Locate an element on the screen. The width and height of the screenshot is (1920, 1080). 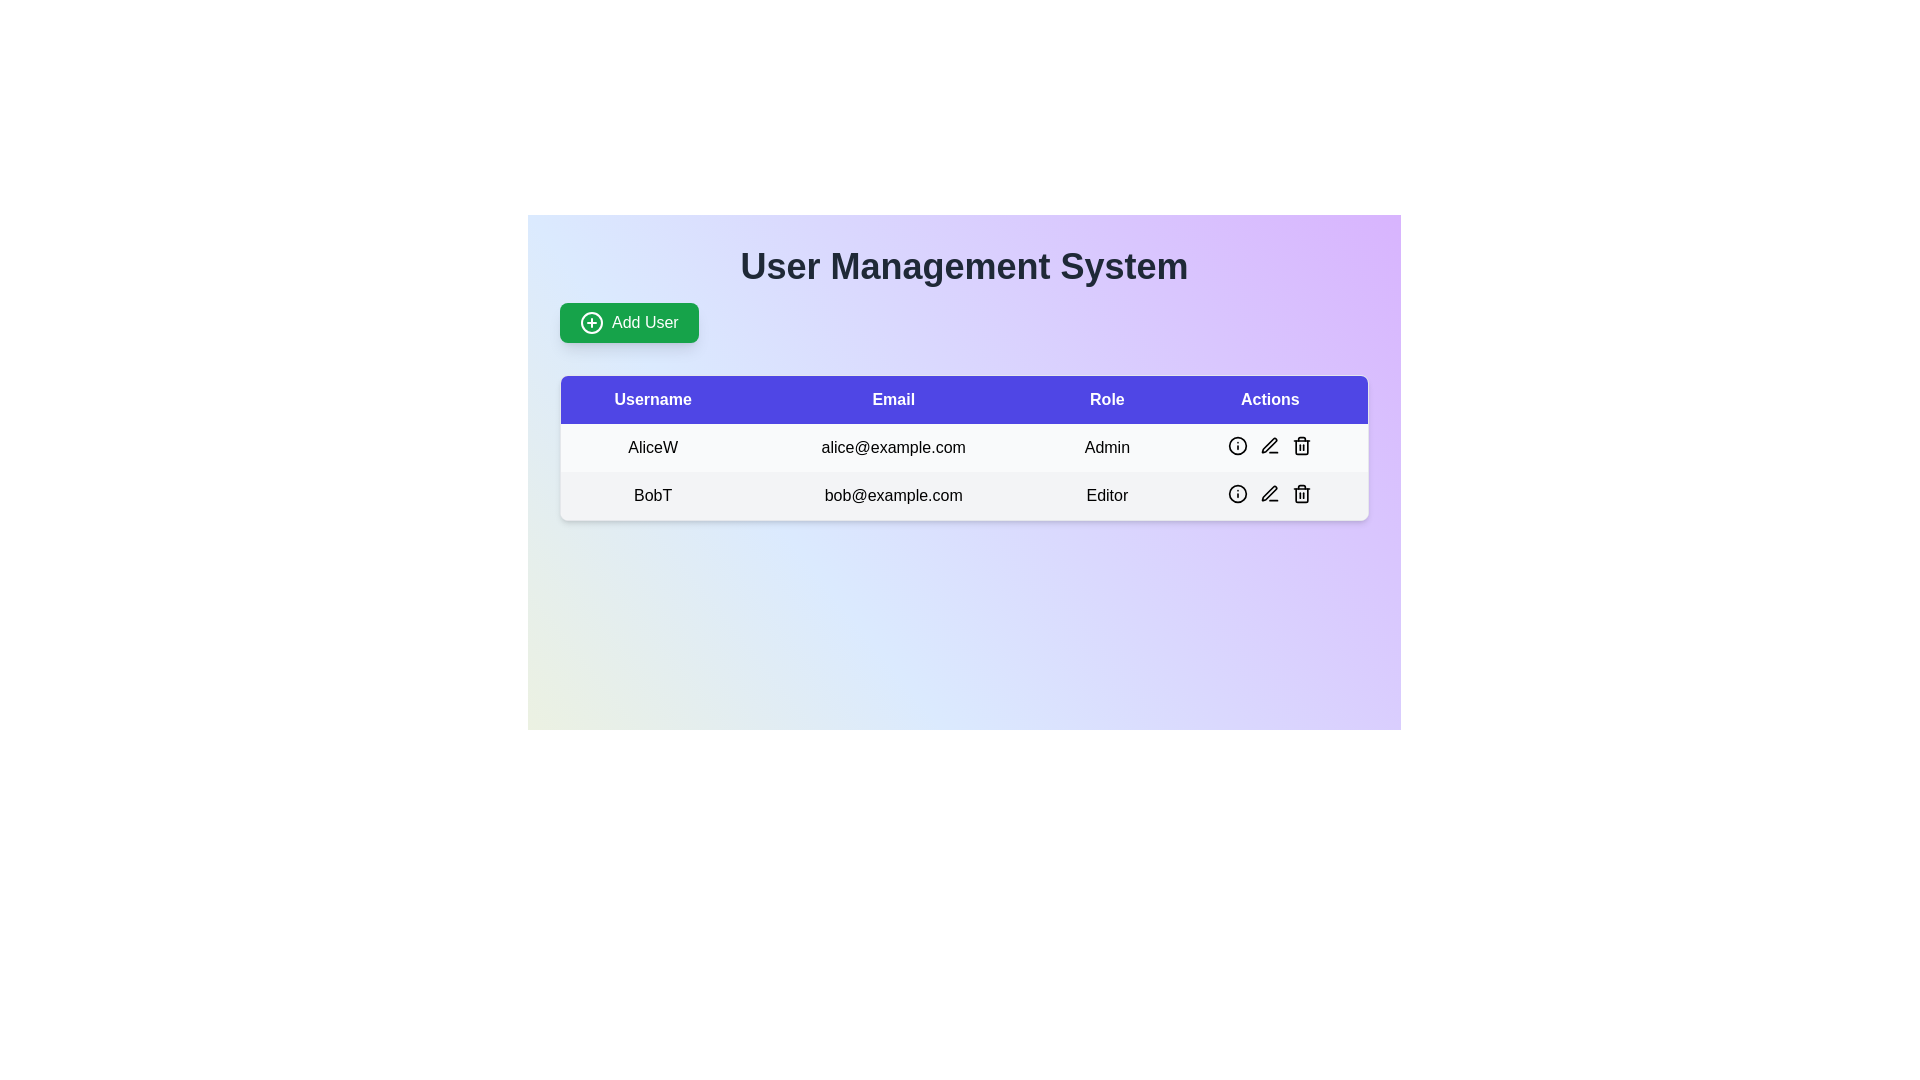
the circular outline icon associated with user 'BobT' in the 'Actions' column of the 'User Management System' interface is located at coordinates (1237, 445).